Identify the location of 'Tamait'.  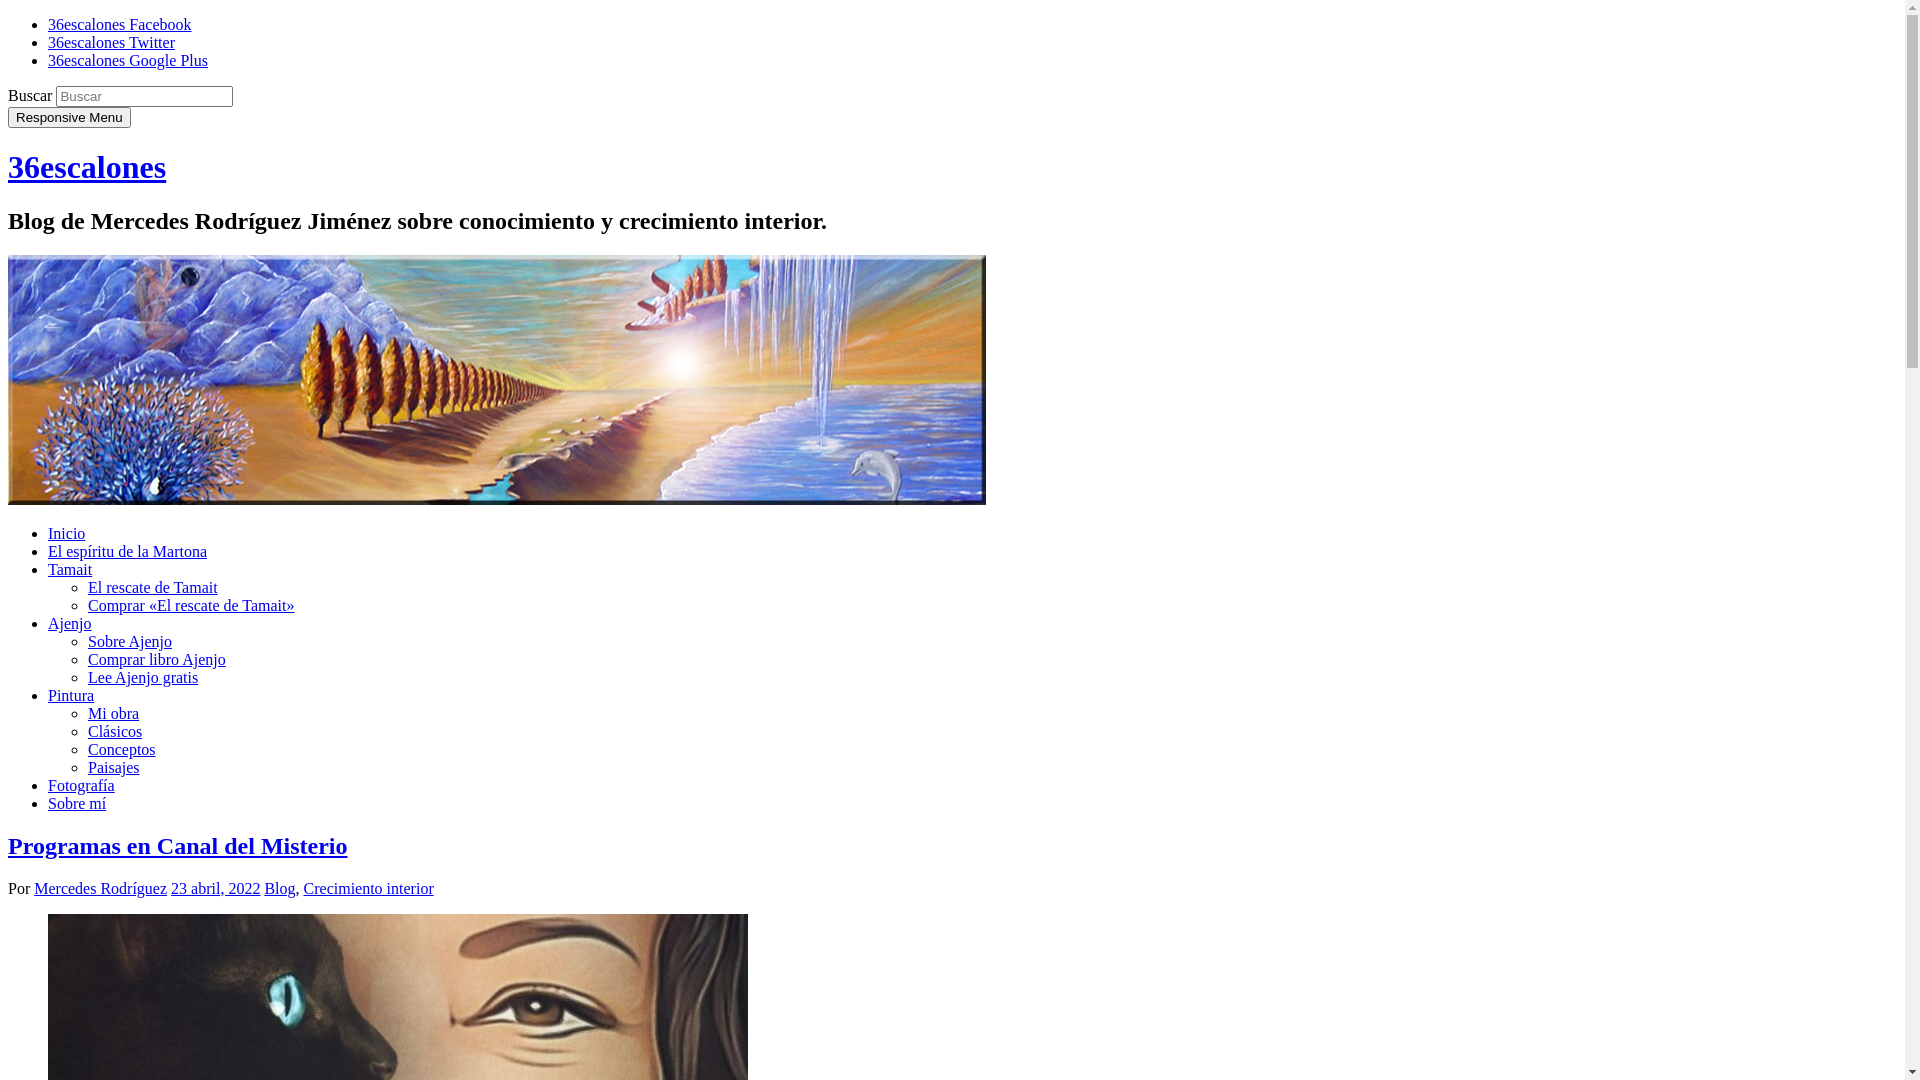
(70, 569).